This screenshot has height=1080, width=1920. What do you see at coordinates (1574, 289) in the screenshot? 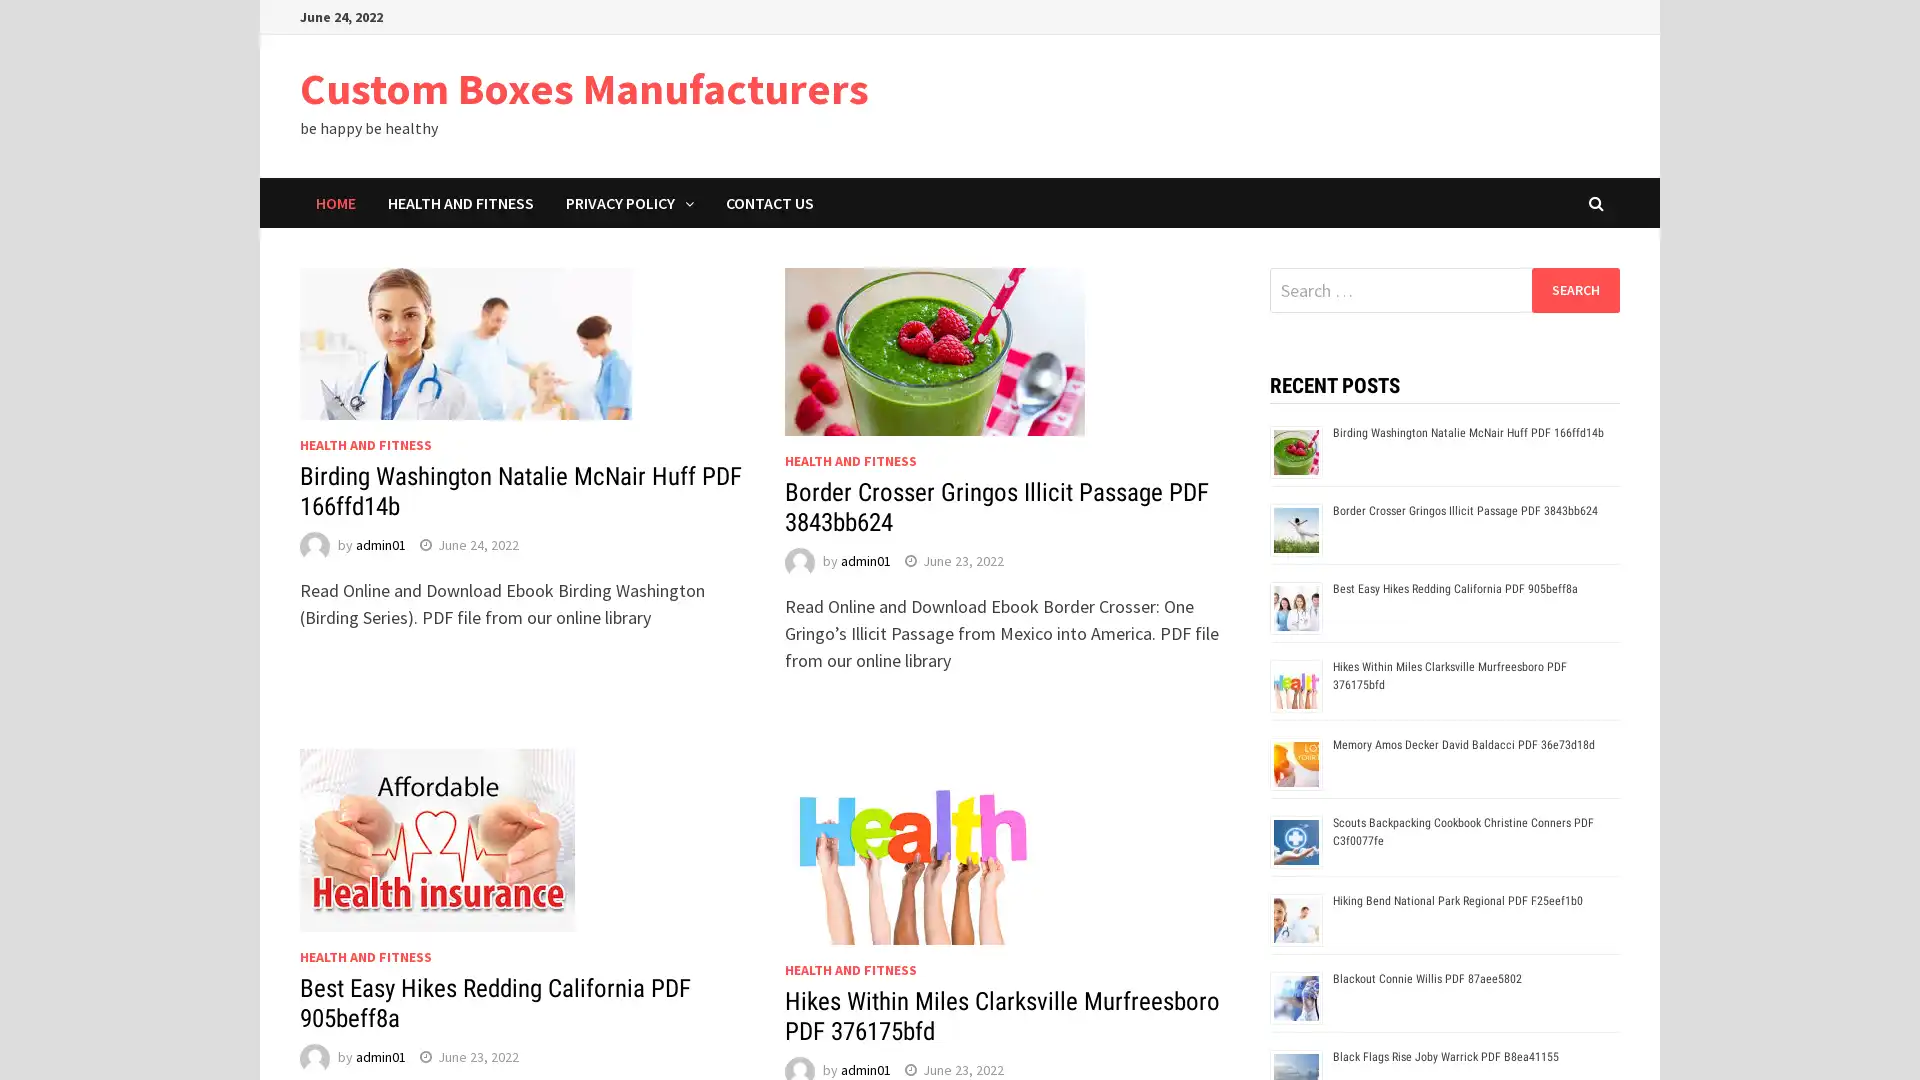
I see `Search` at bounding box center [1574, 289].